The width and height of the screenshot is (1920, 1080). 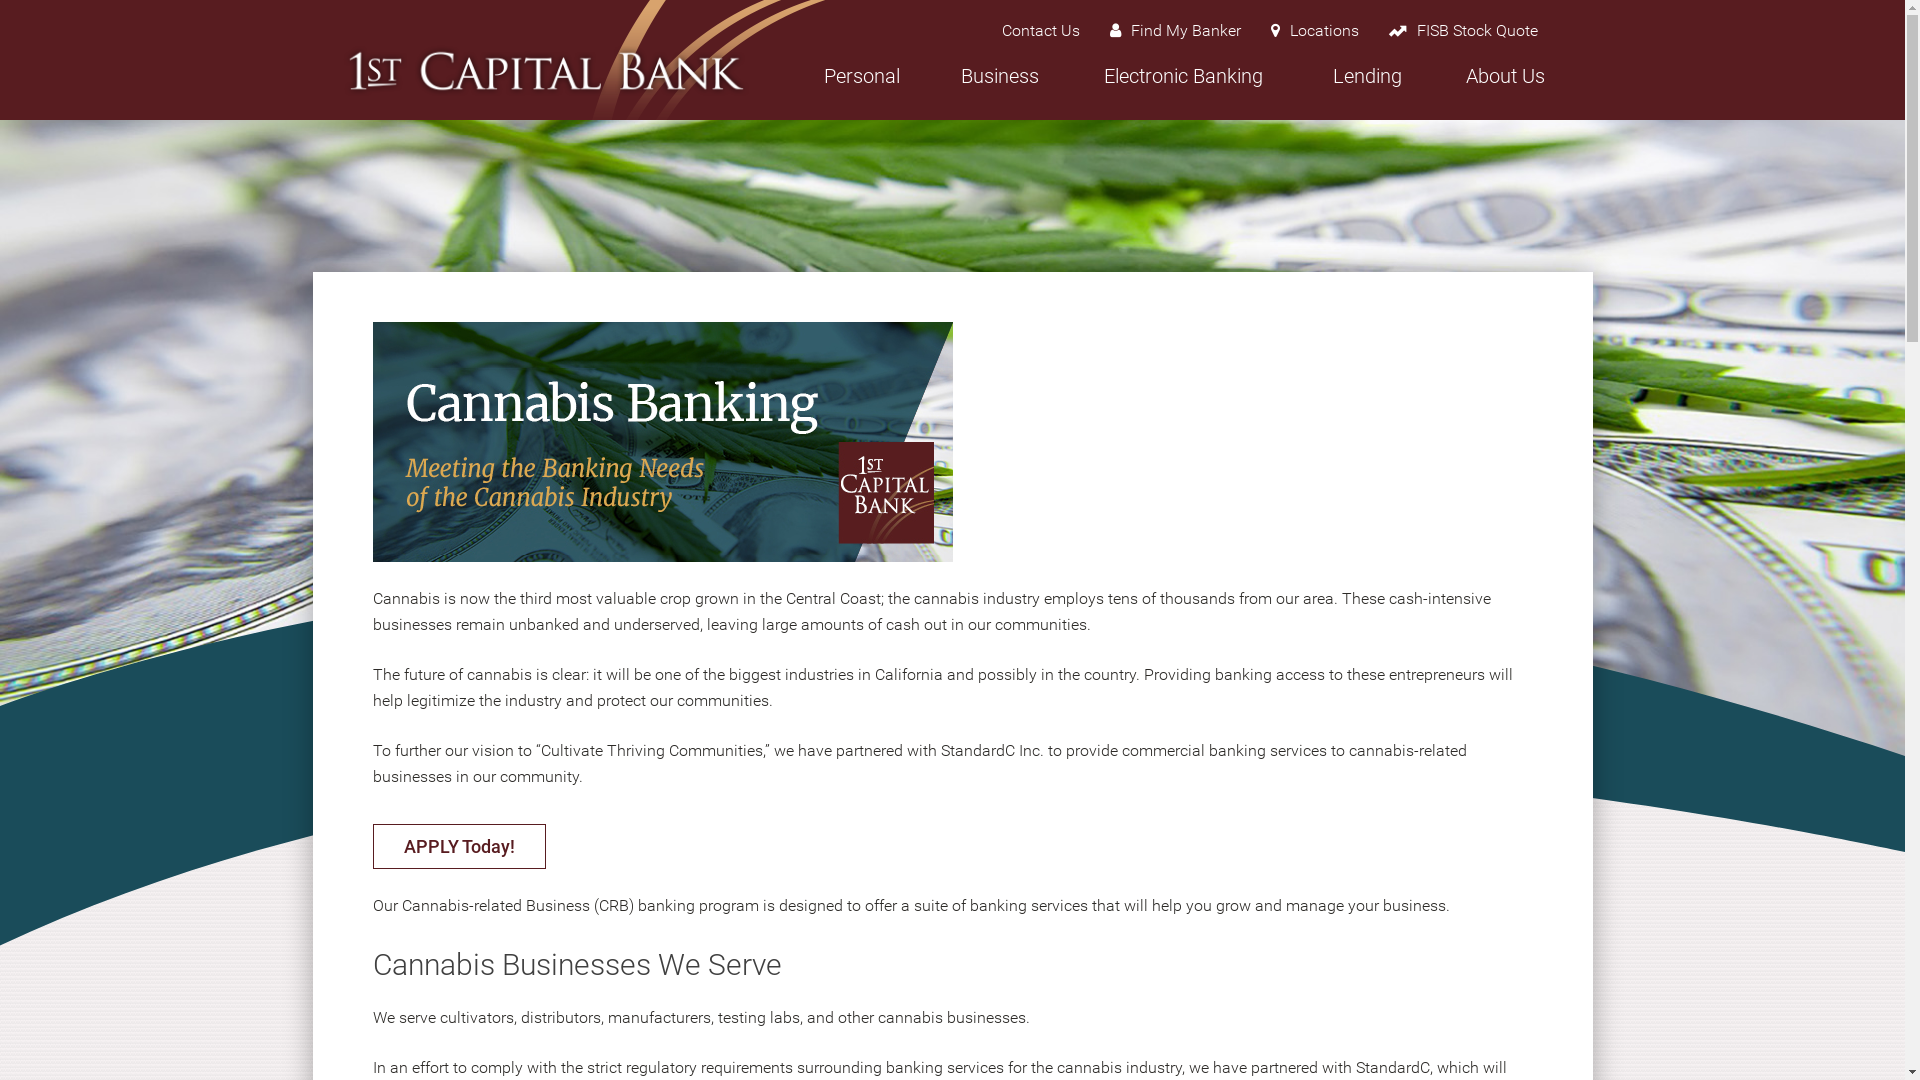 I want to click on 'Business', so click(x=998, y=86).